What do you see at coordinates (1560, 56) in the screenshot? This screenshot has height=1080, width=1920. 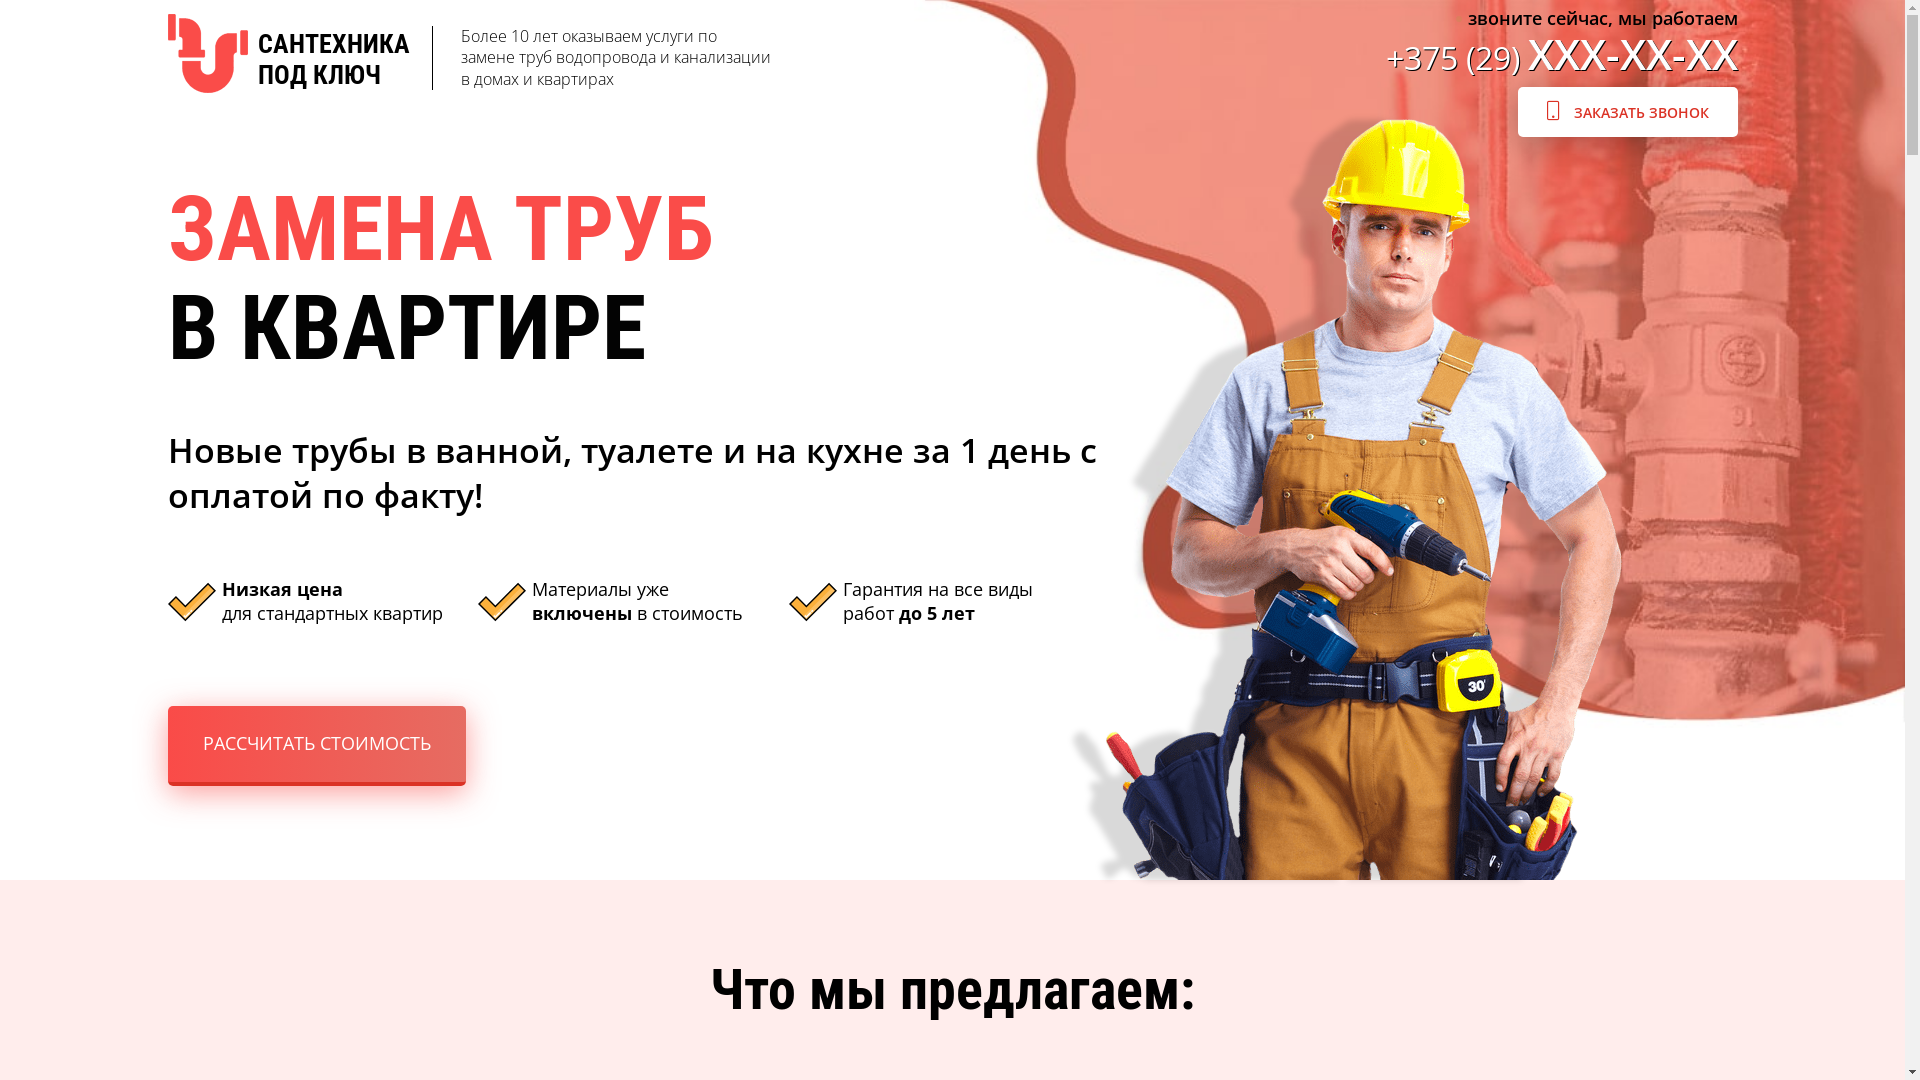 I see `'+375 (29) XXX-XX-XX'` at bounding box center [1560, 56].